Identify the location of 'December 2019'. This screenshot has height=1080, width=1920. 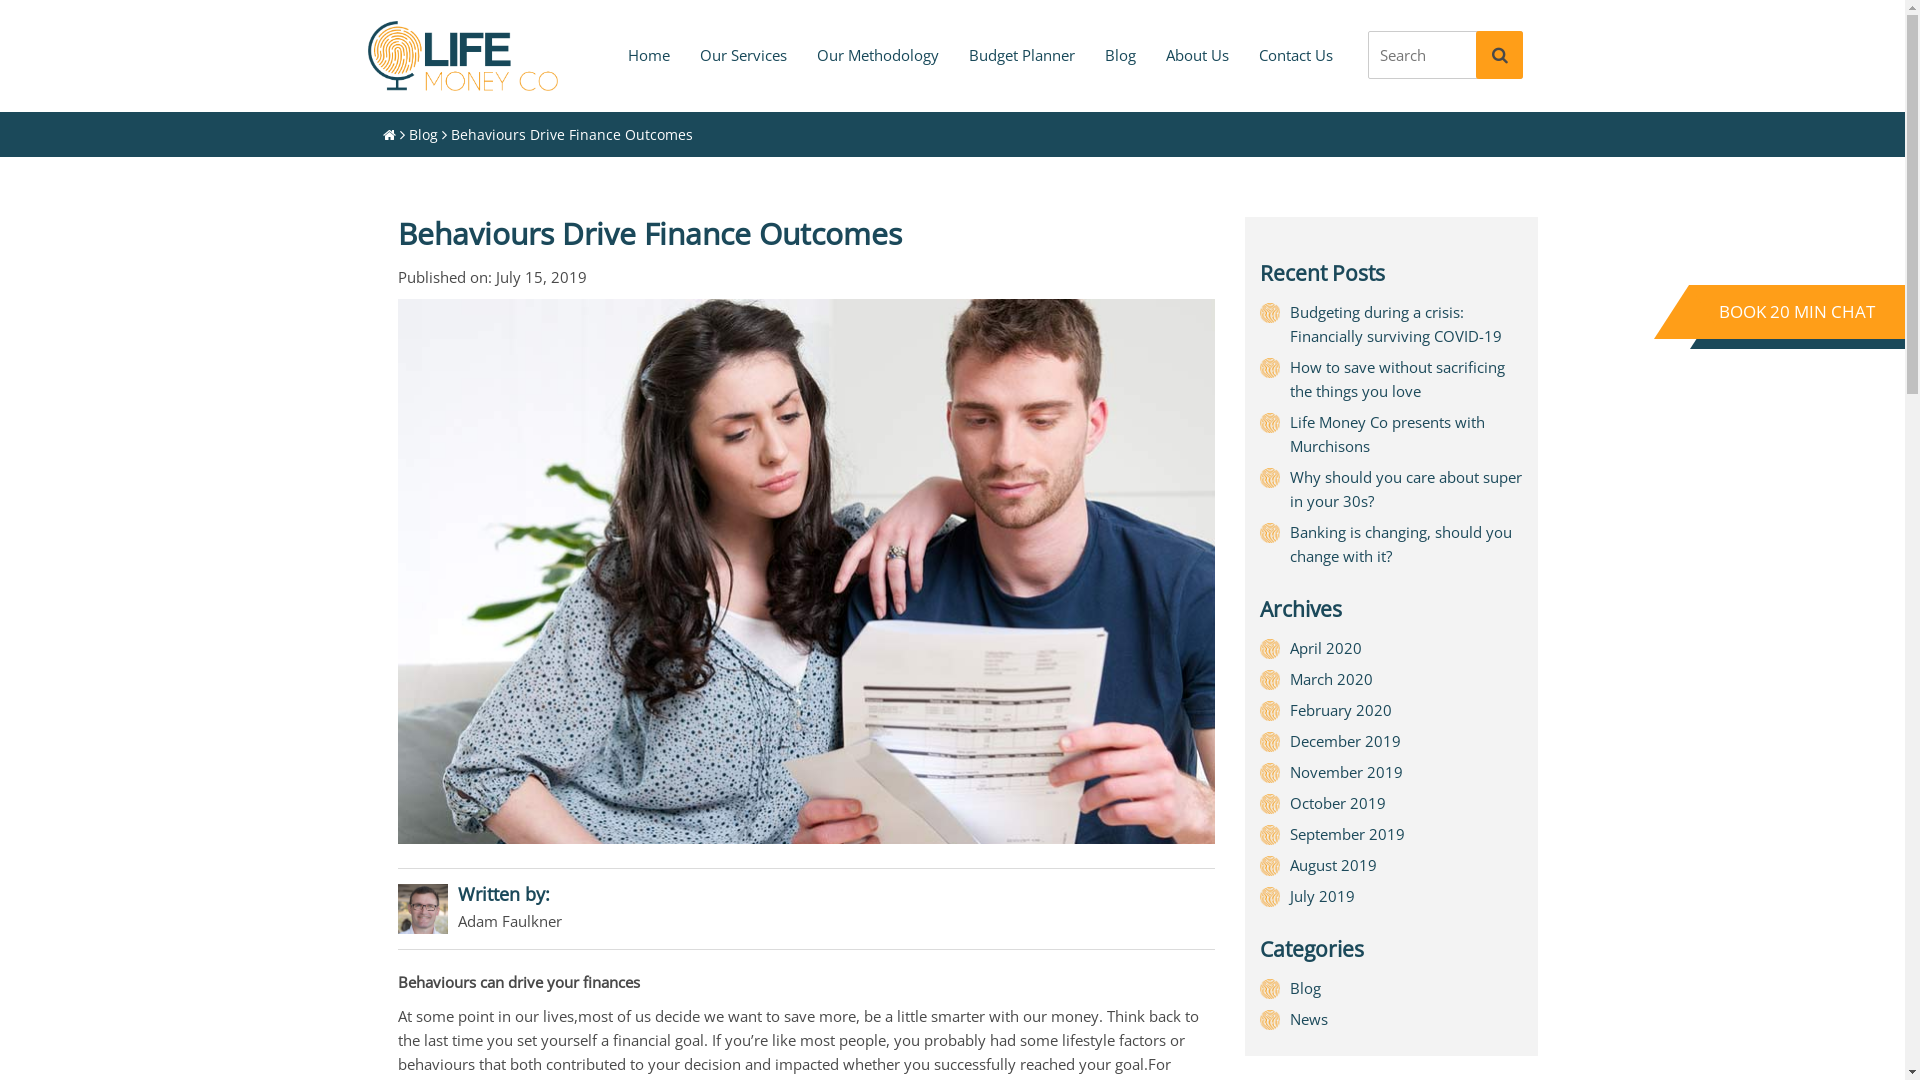
(1345, 740).